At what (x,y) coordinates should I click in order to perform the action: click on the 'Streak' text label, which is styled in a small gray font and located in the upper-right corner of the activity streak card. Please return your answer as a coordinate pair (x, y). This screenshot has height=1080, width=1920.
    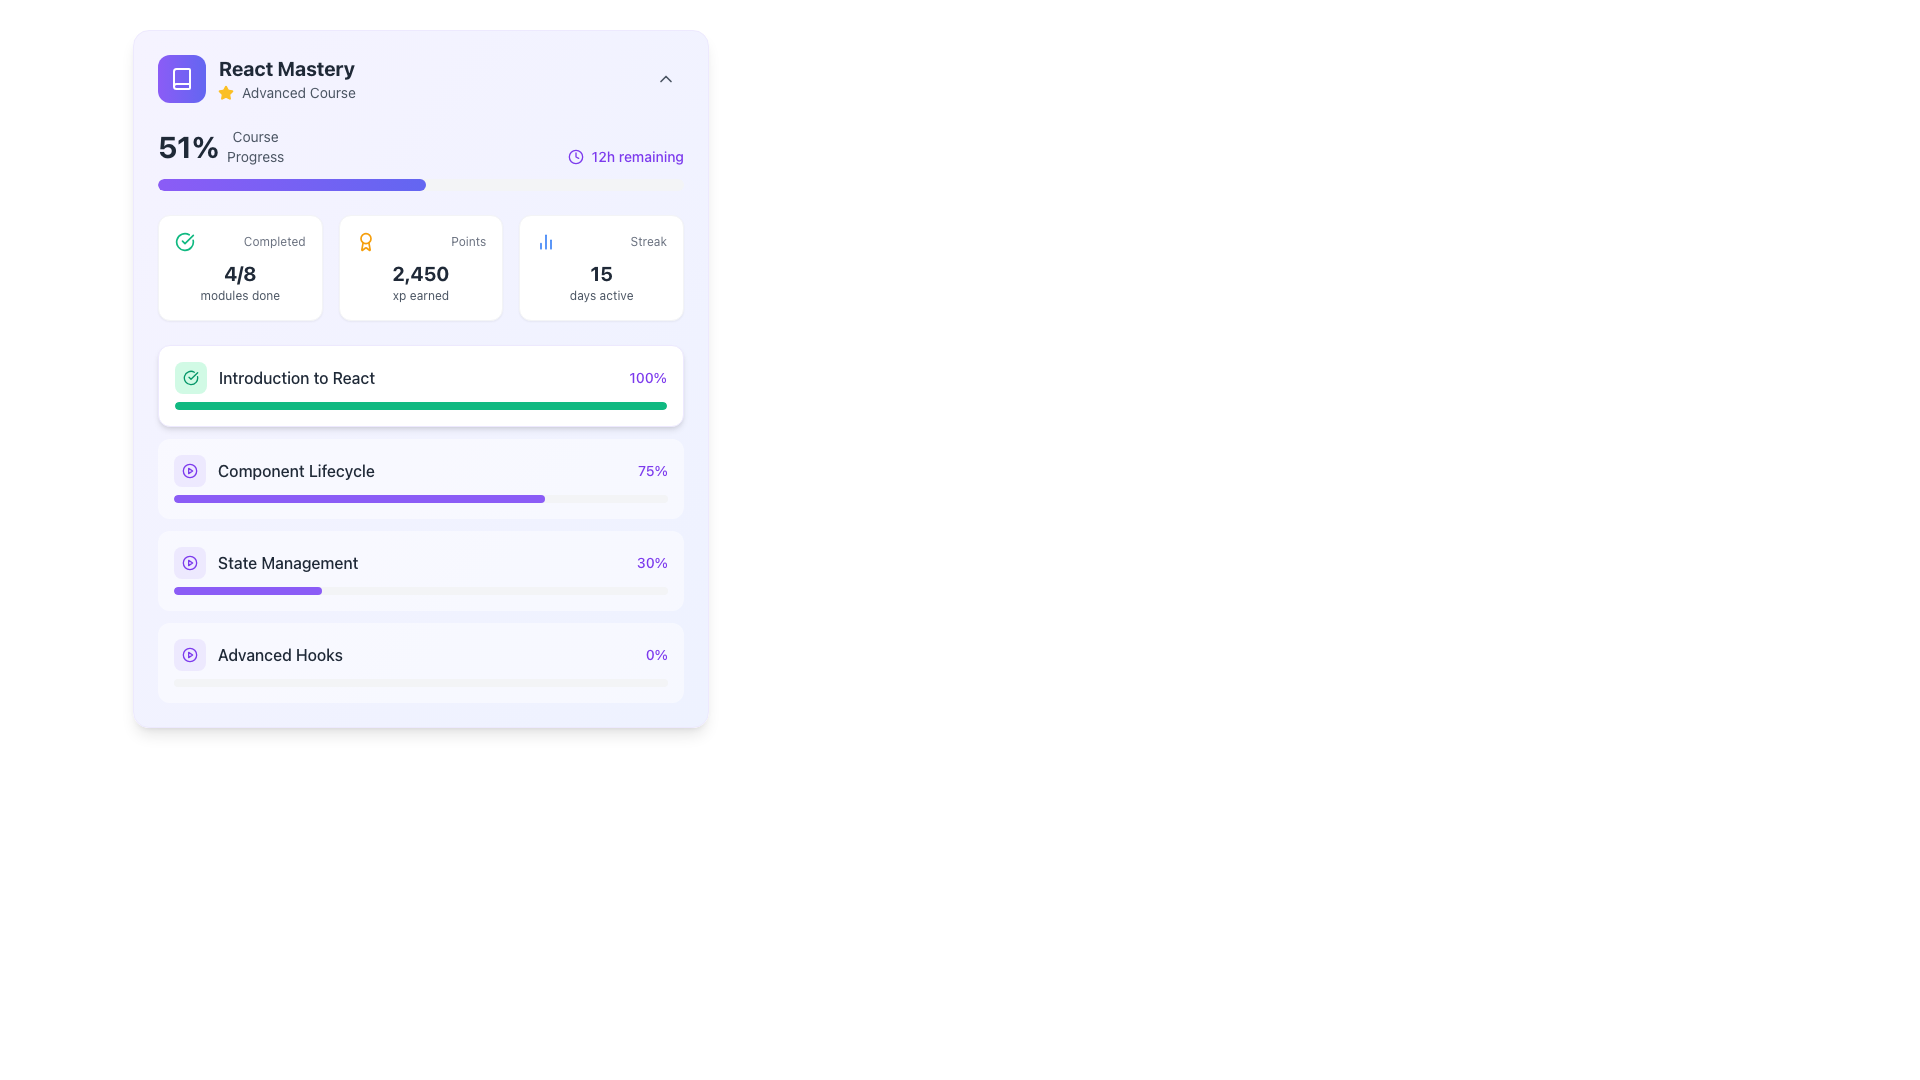
    Looking at the image, I should click on (648, 241).